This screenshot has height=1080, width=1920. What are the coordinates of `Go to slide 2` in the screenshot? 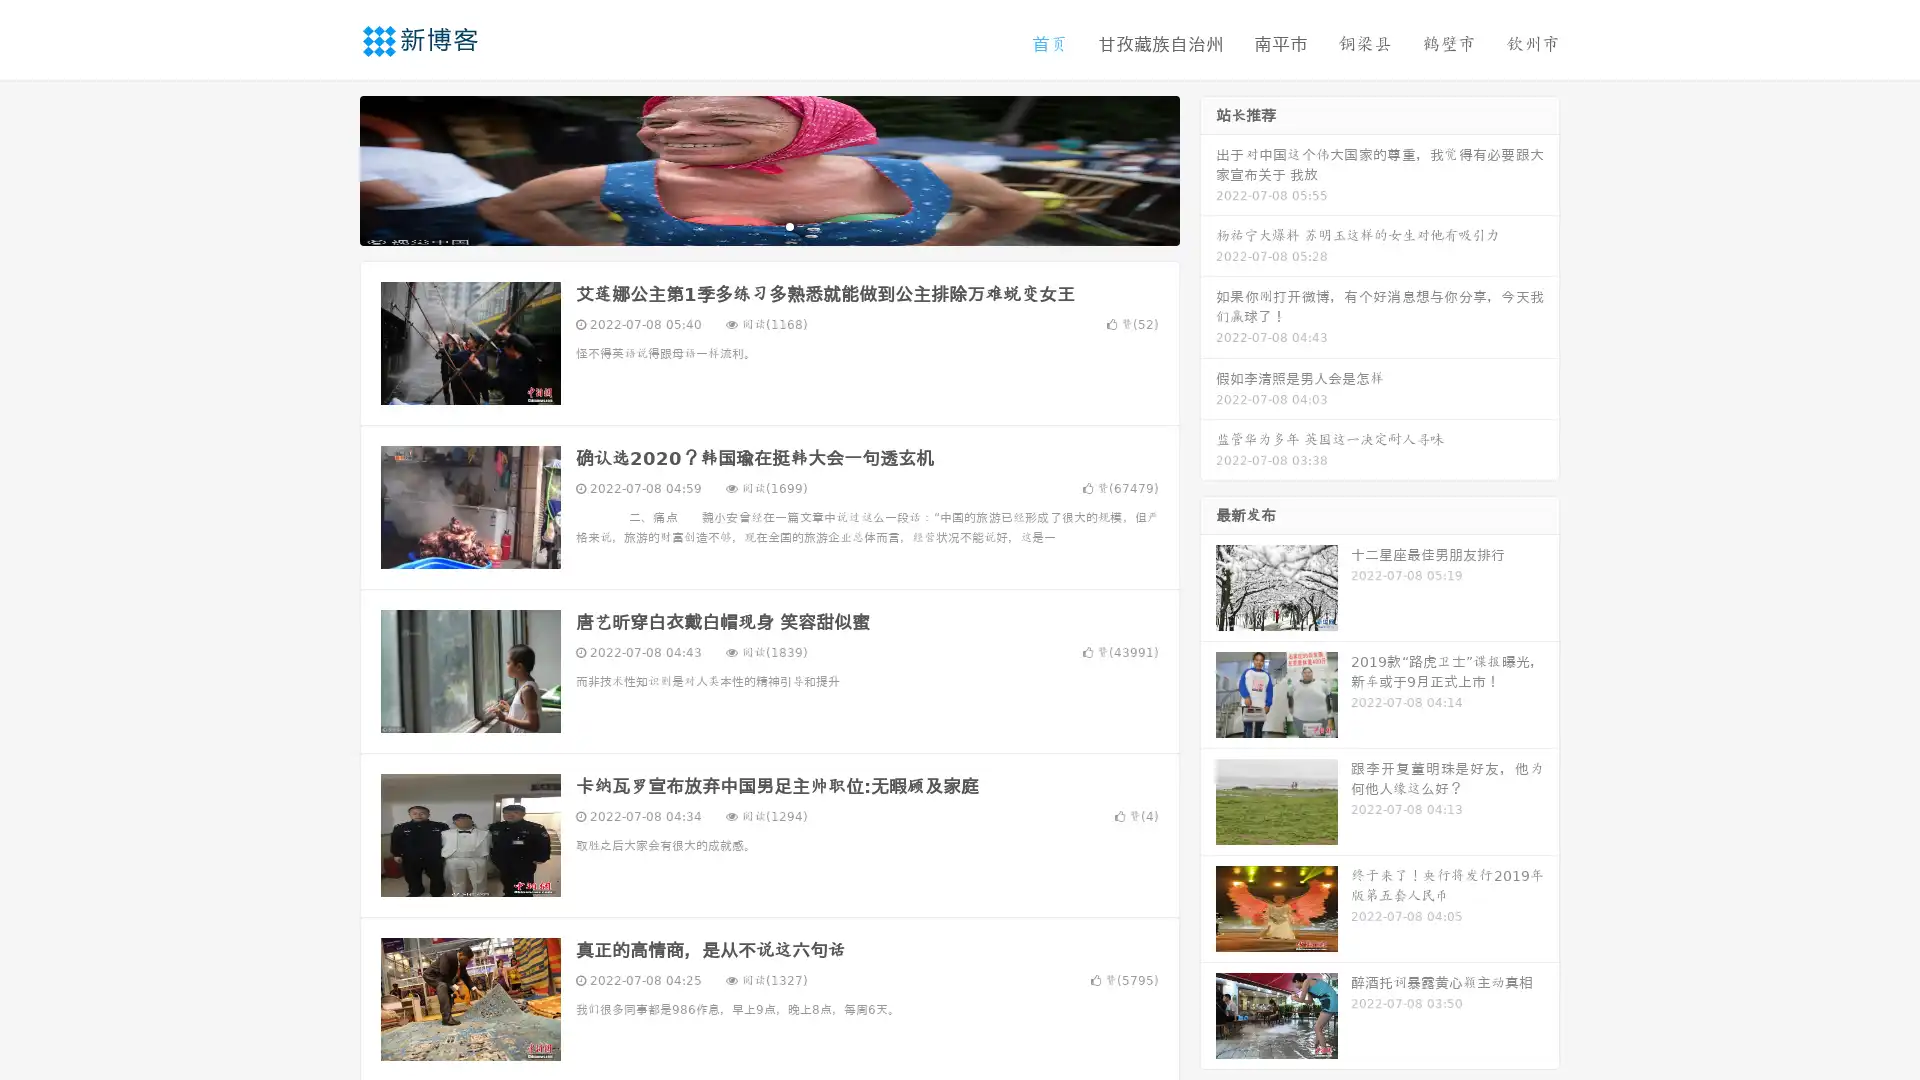 It's located at (768, 225).